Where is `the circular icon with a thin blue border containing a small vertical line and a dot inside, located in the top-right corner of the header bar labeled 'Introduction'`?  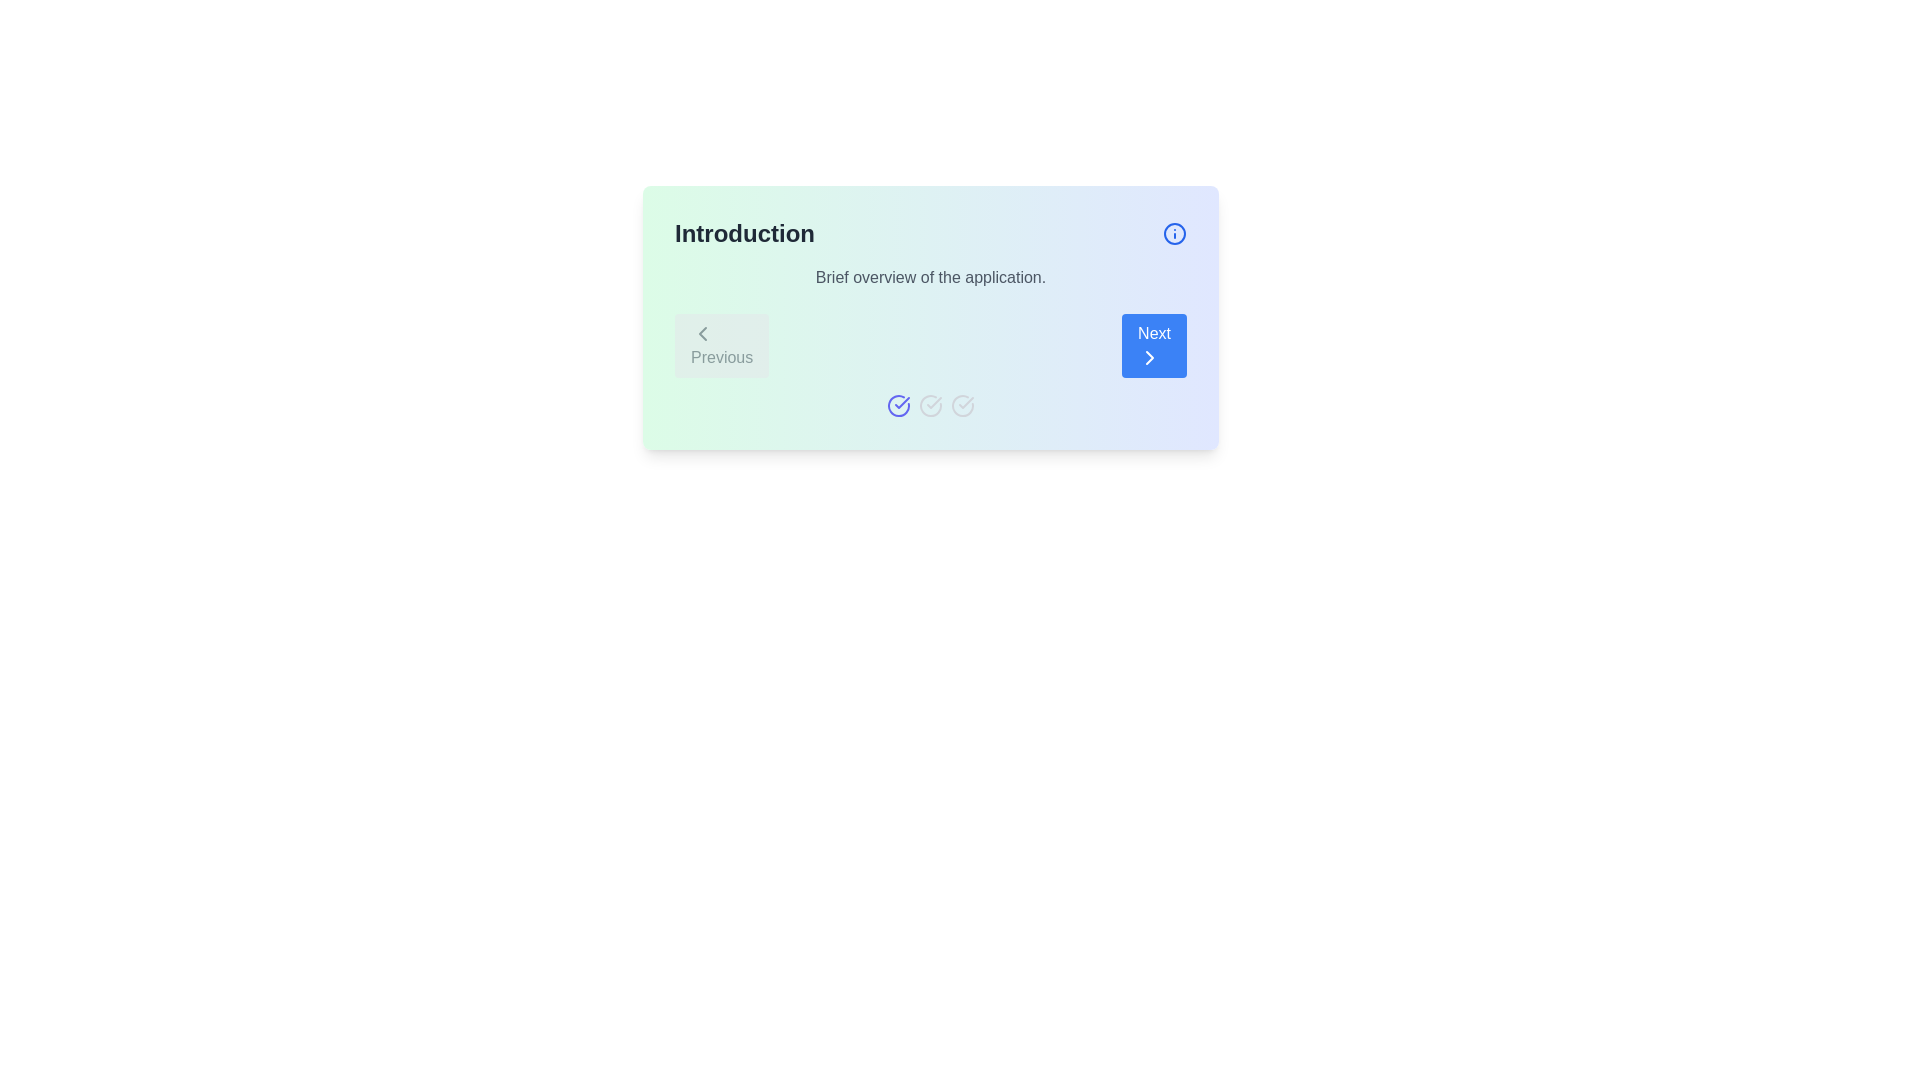 the circular icon with a thin blue border containing a small vertical line and a dot inside, located in the top-right corner of the header bar labeled 'Introduction' is located at coordinates (1175, 233).